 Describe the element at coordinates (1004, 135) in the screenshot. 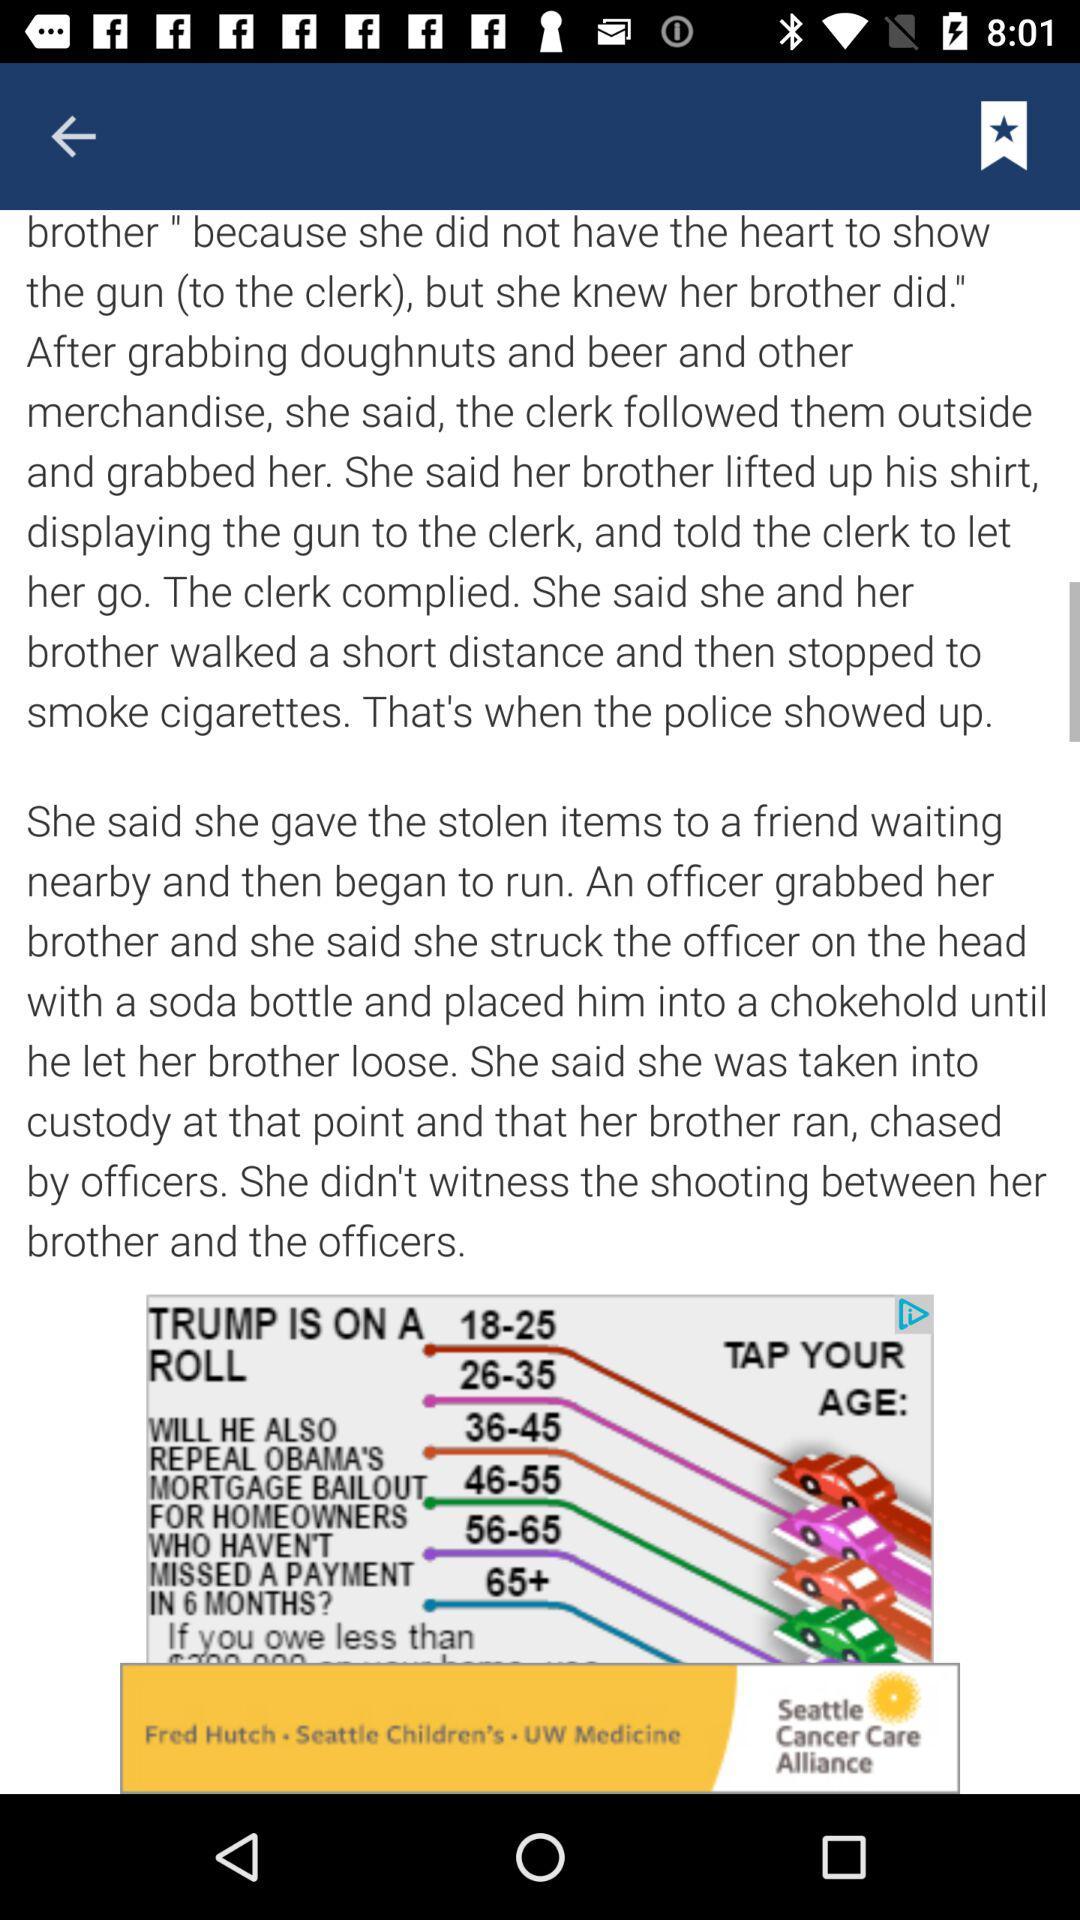

I see `the bookmark icon` at that location.